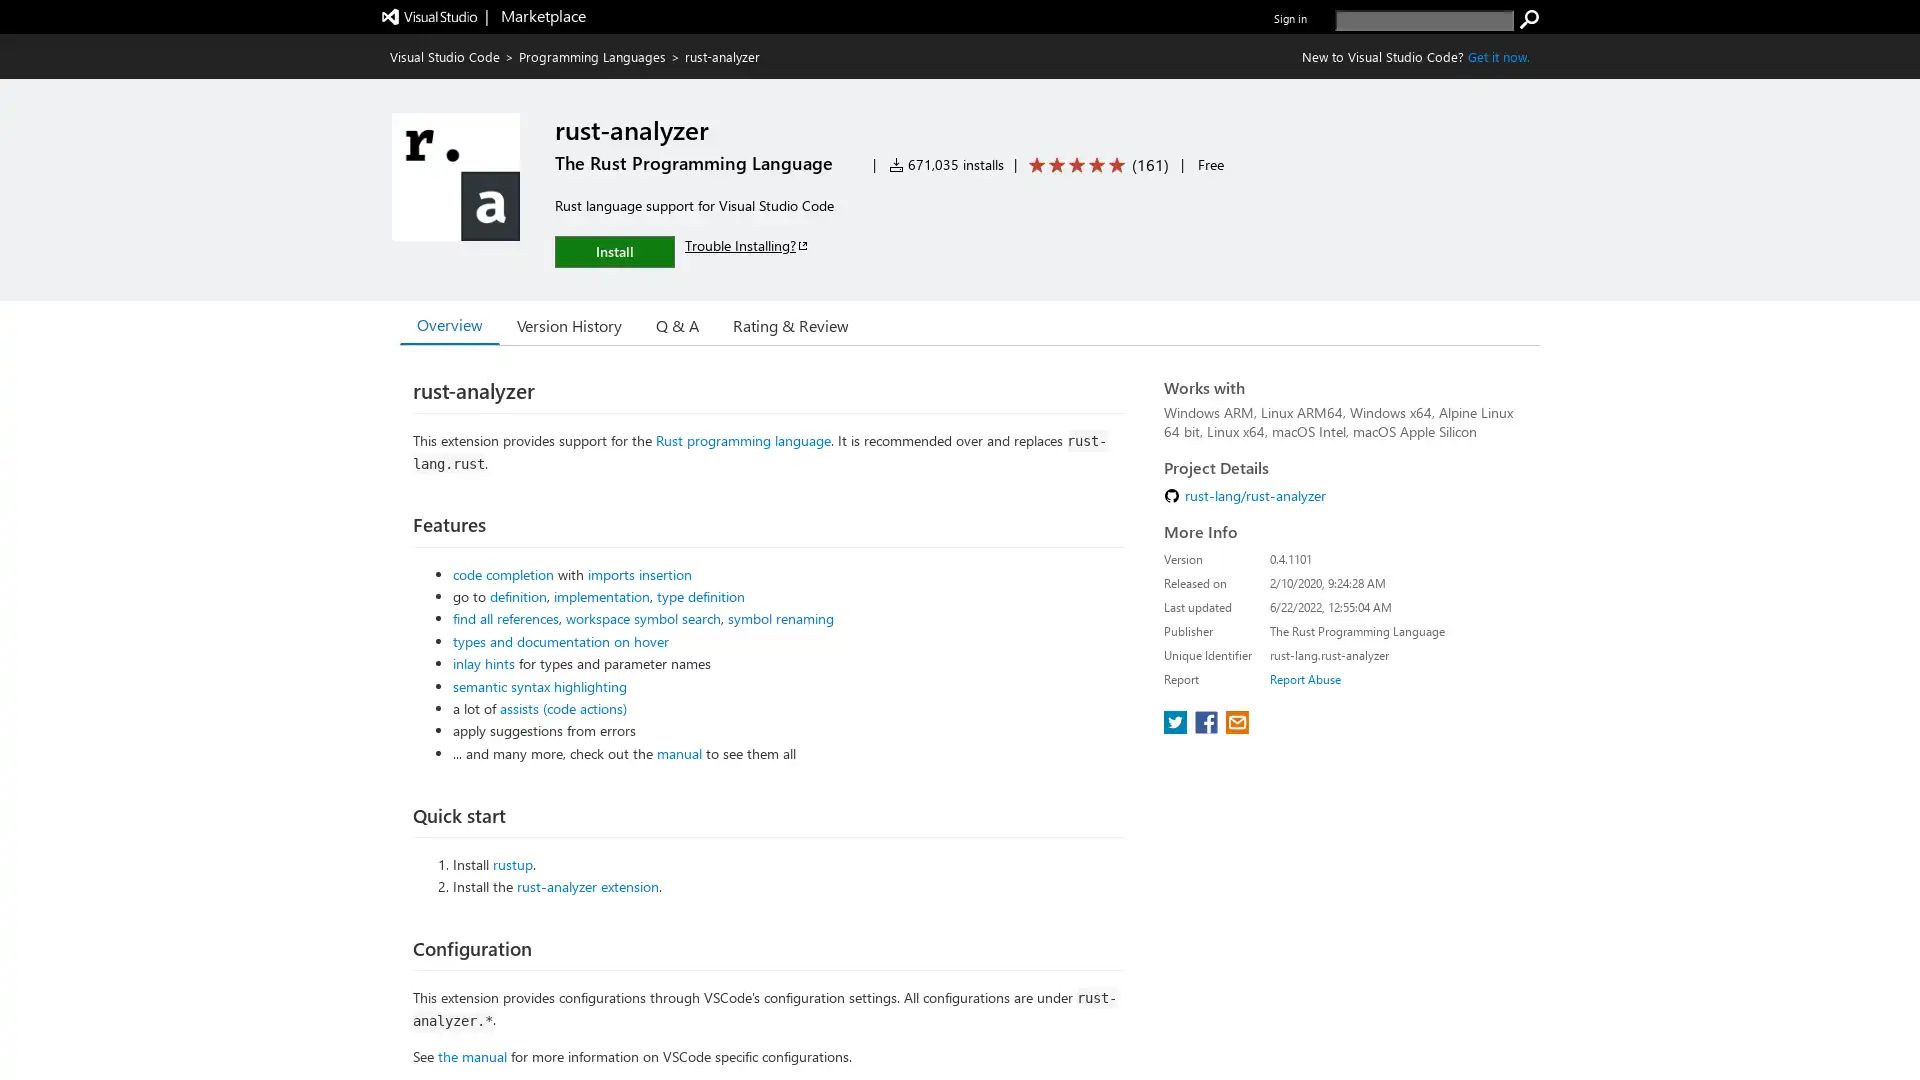 The height and width of the screenshot is (1080, 1920). Describe the element at coordinates (1529, 19) in the screenshot. I see `search` at that location.